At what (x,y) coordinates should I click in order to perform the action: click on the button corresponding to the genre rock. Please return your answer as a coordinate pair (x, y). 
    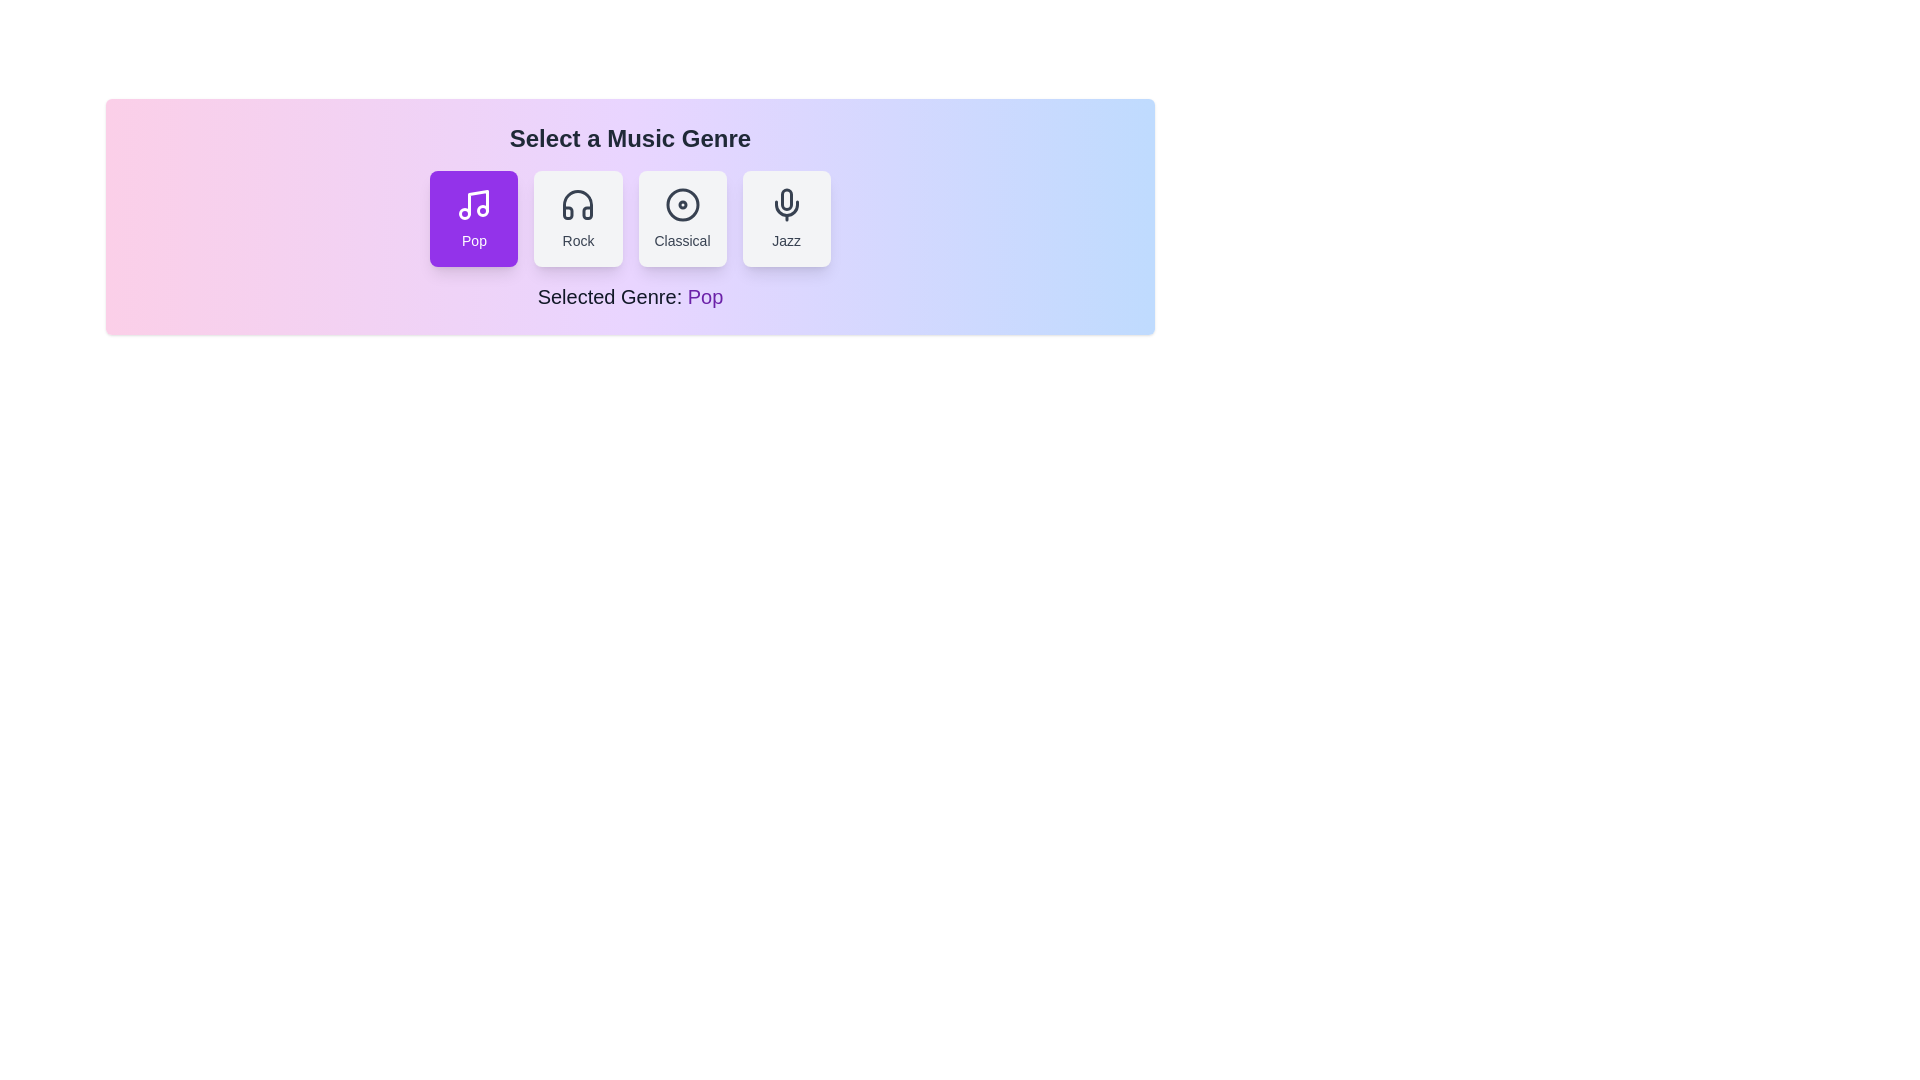
    Looking at the image, I should click on (577, 219).